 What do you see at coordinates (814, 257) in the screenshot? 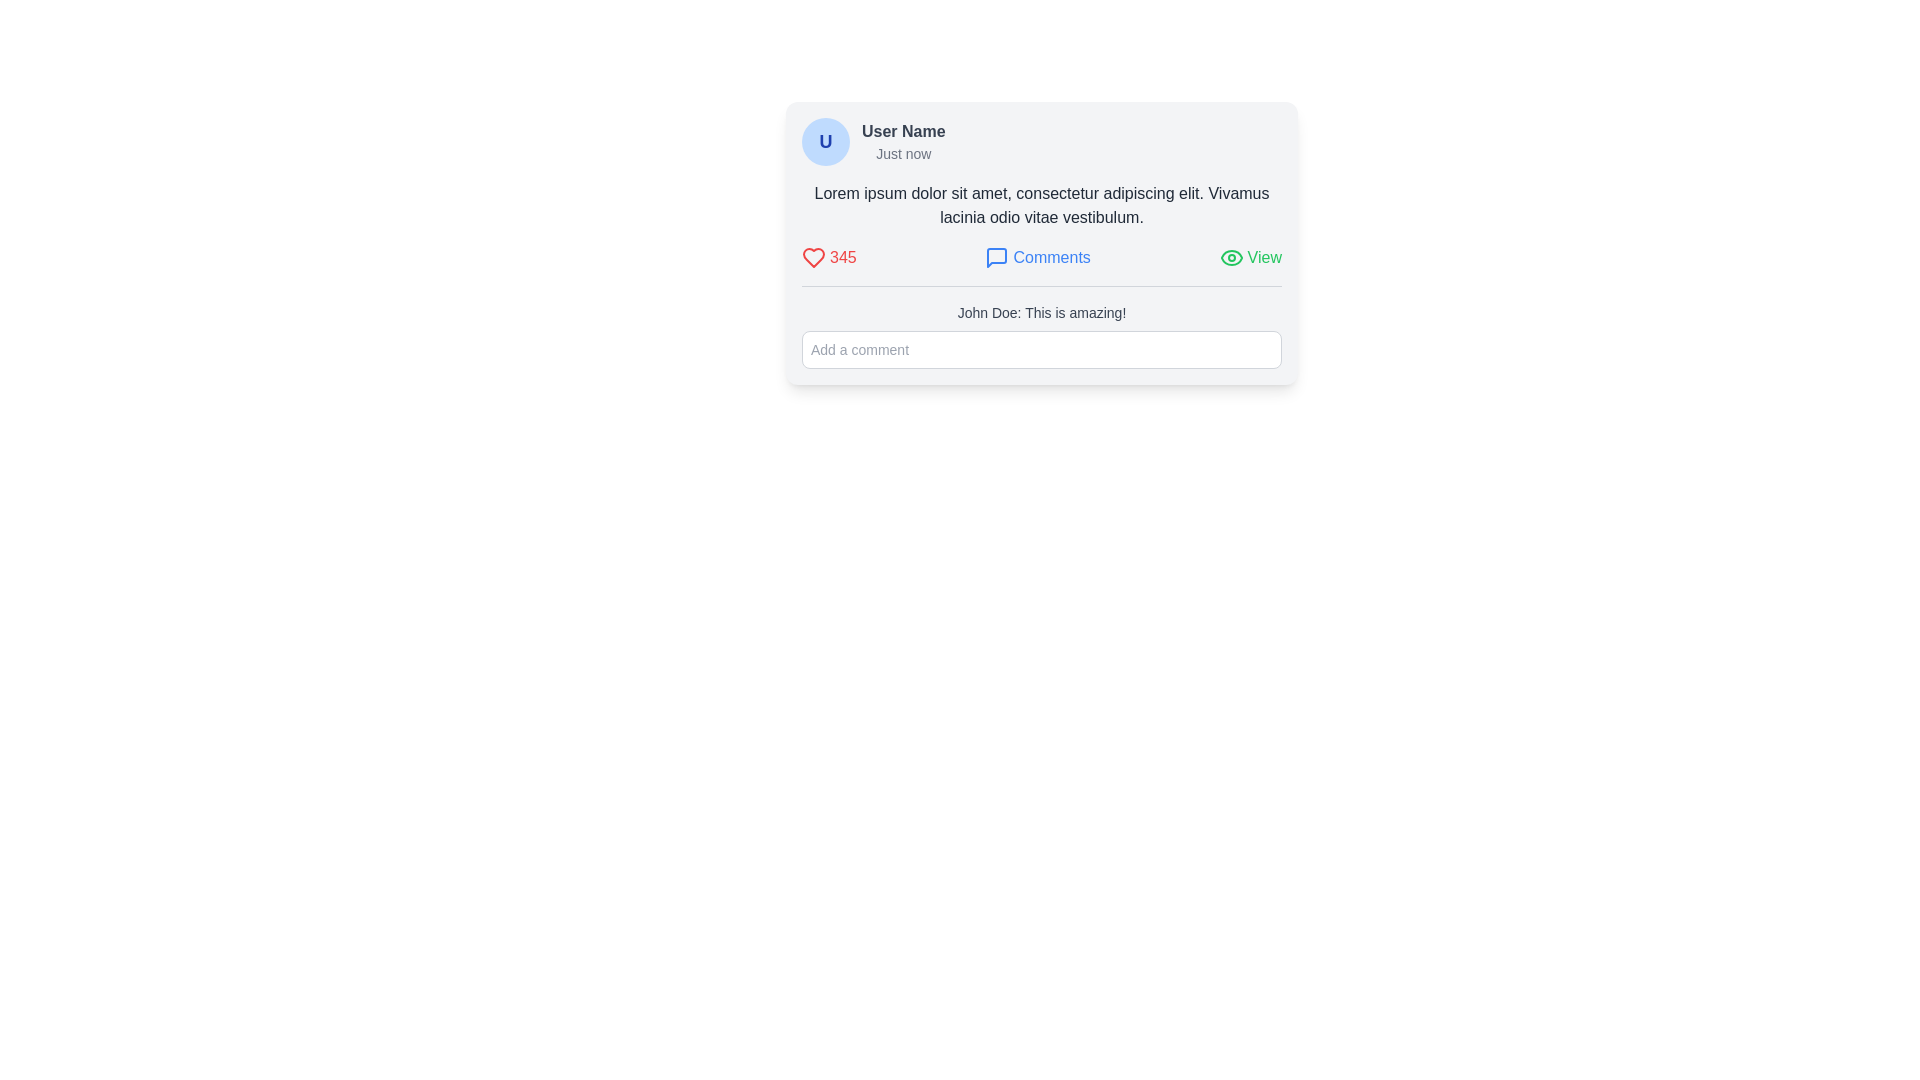
I see `the heart-shaped icon filled with red color located near the number '345' to like or unlike the post` at bounding box center [814, 257].